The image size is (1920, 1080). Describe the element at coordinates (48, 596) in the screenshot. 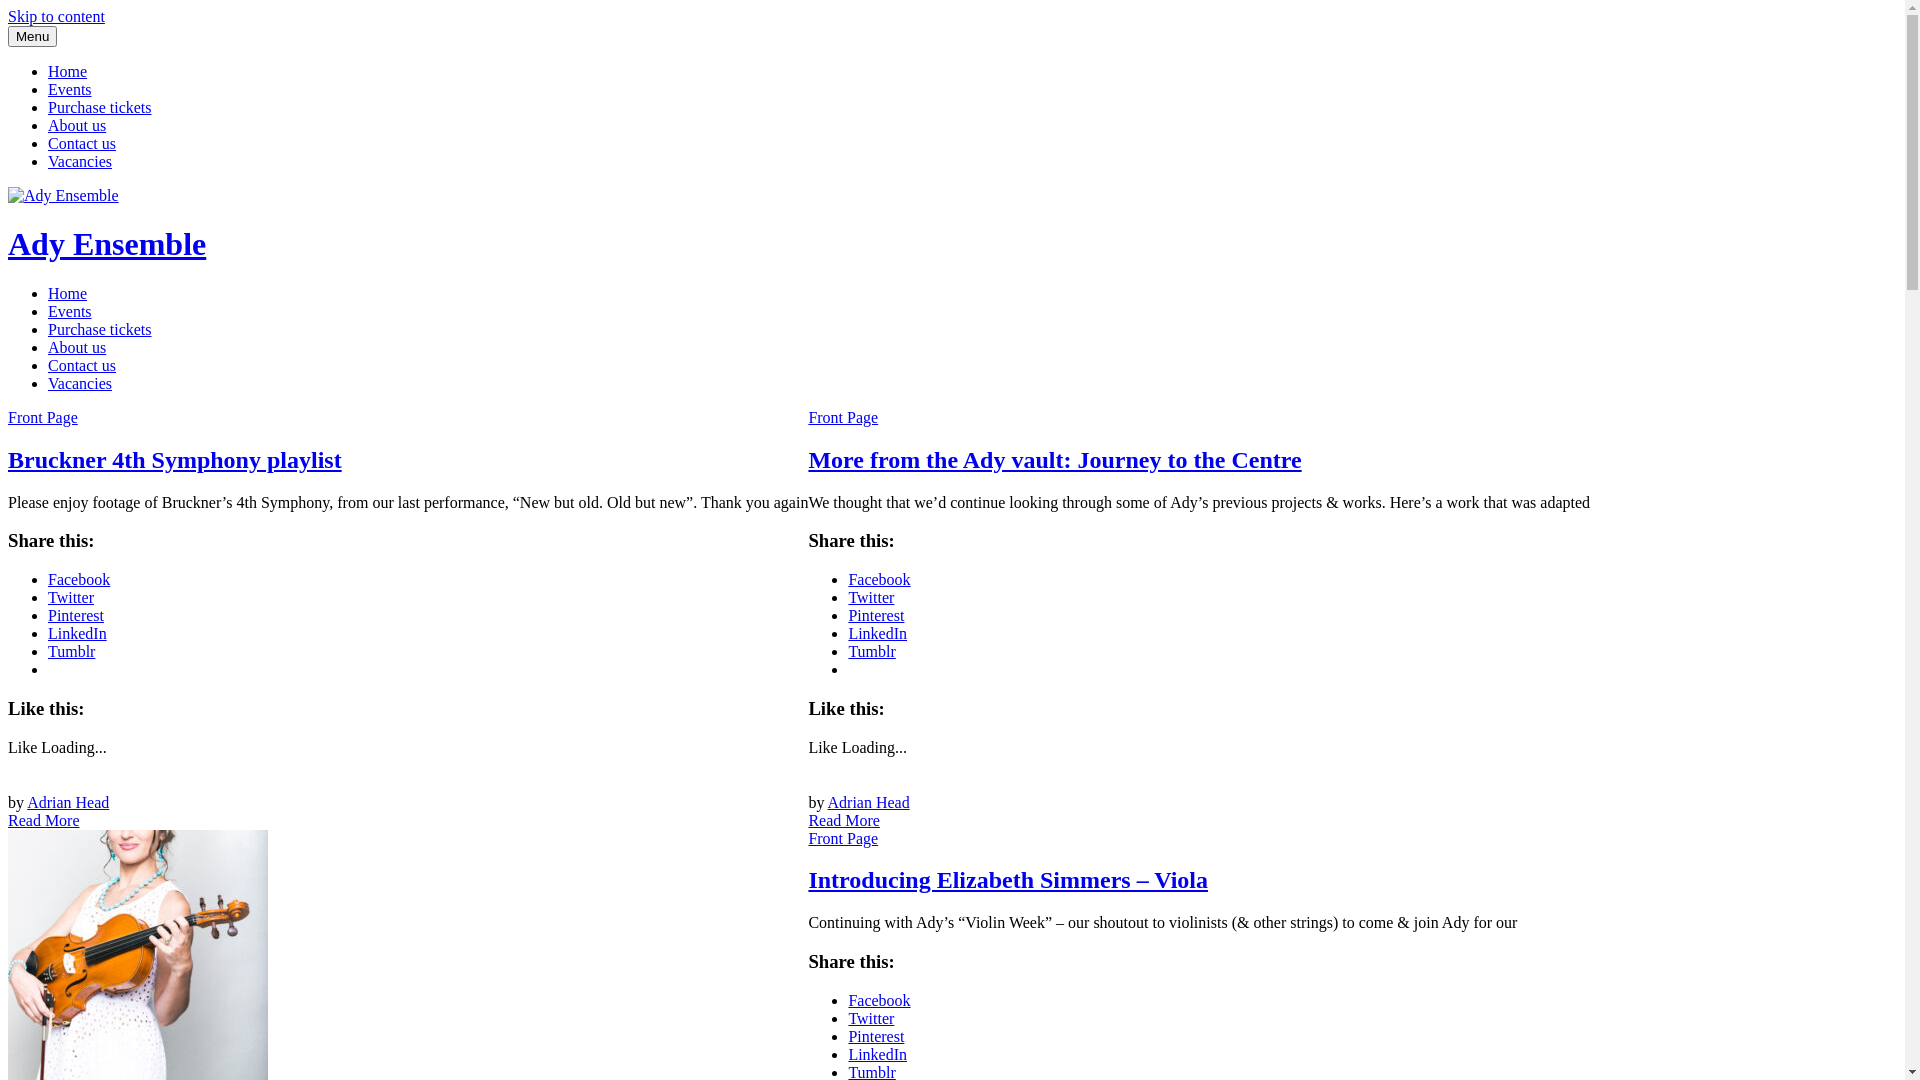

I see `'Twitter'` at that location.